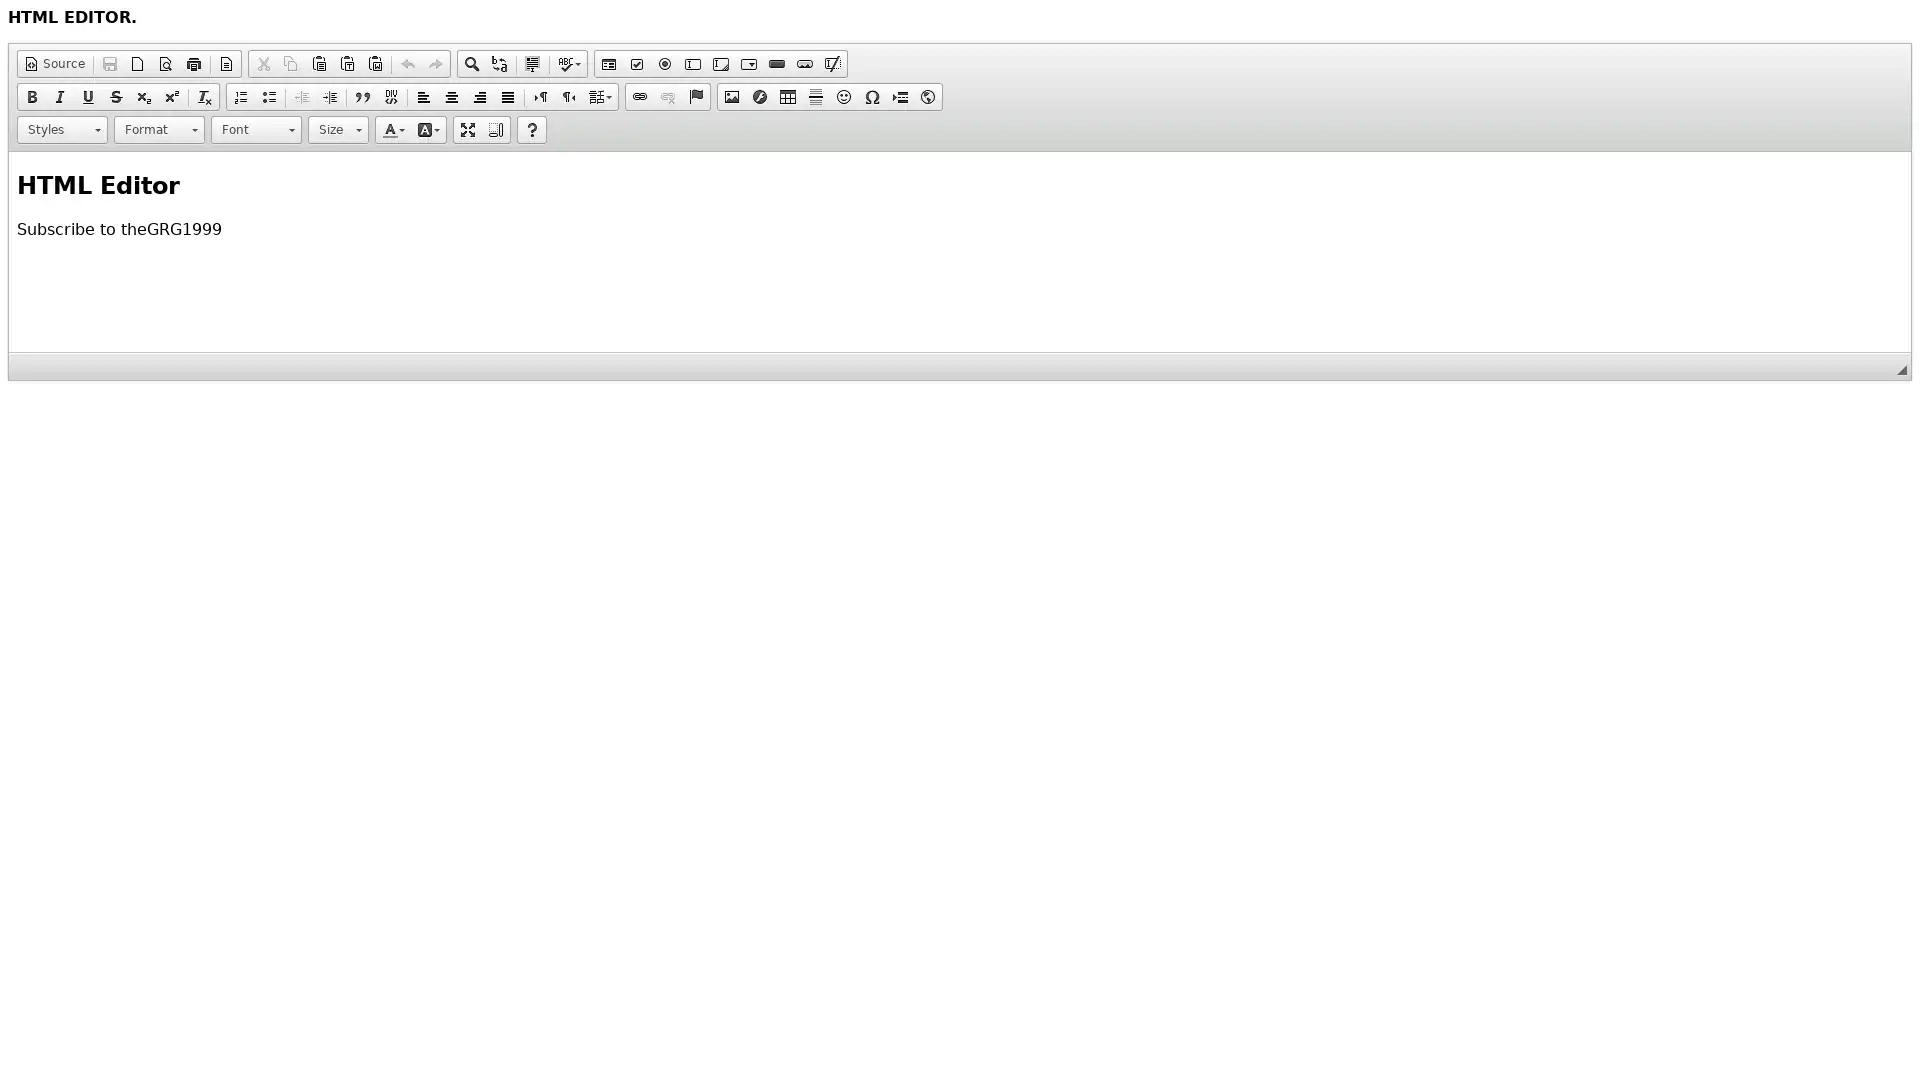 This screenshot has width=1920, height=1080. What do you see at coordinates (758, 96) in the screenshot?
I see `Flash` at bounding box center [758, 96].